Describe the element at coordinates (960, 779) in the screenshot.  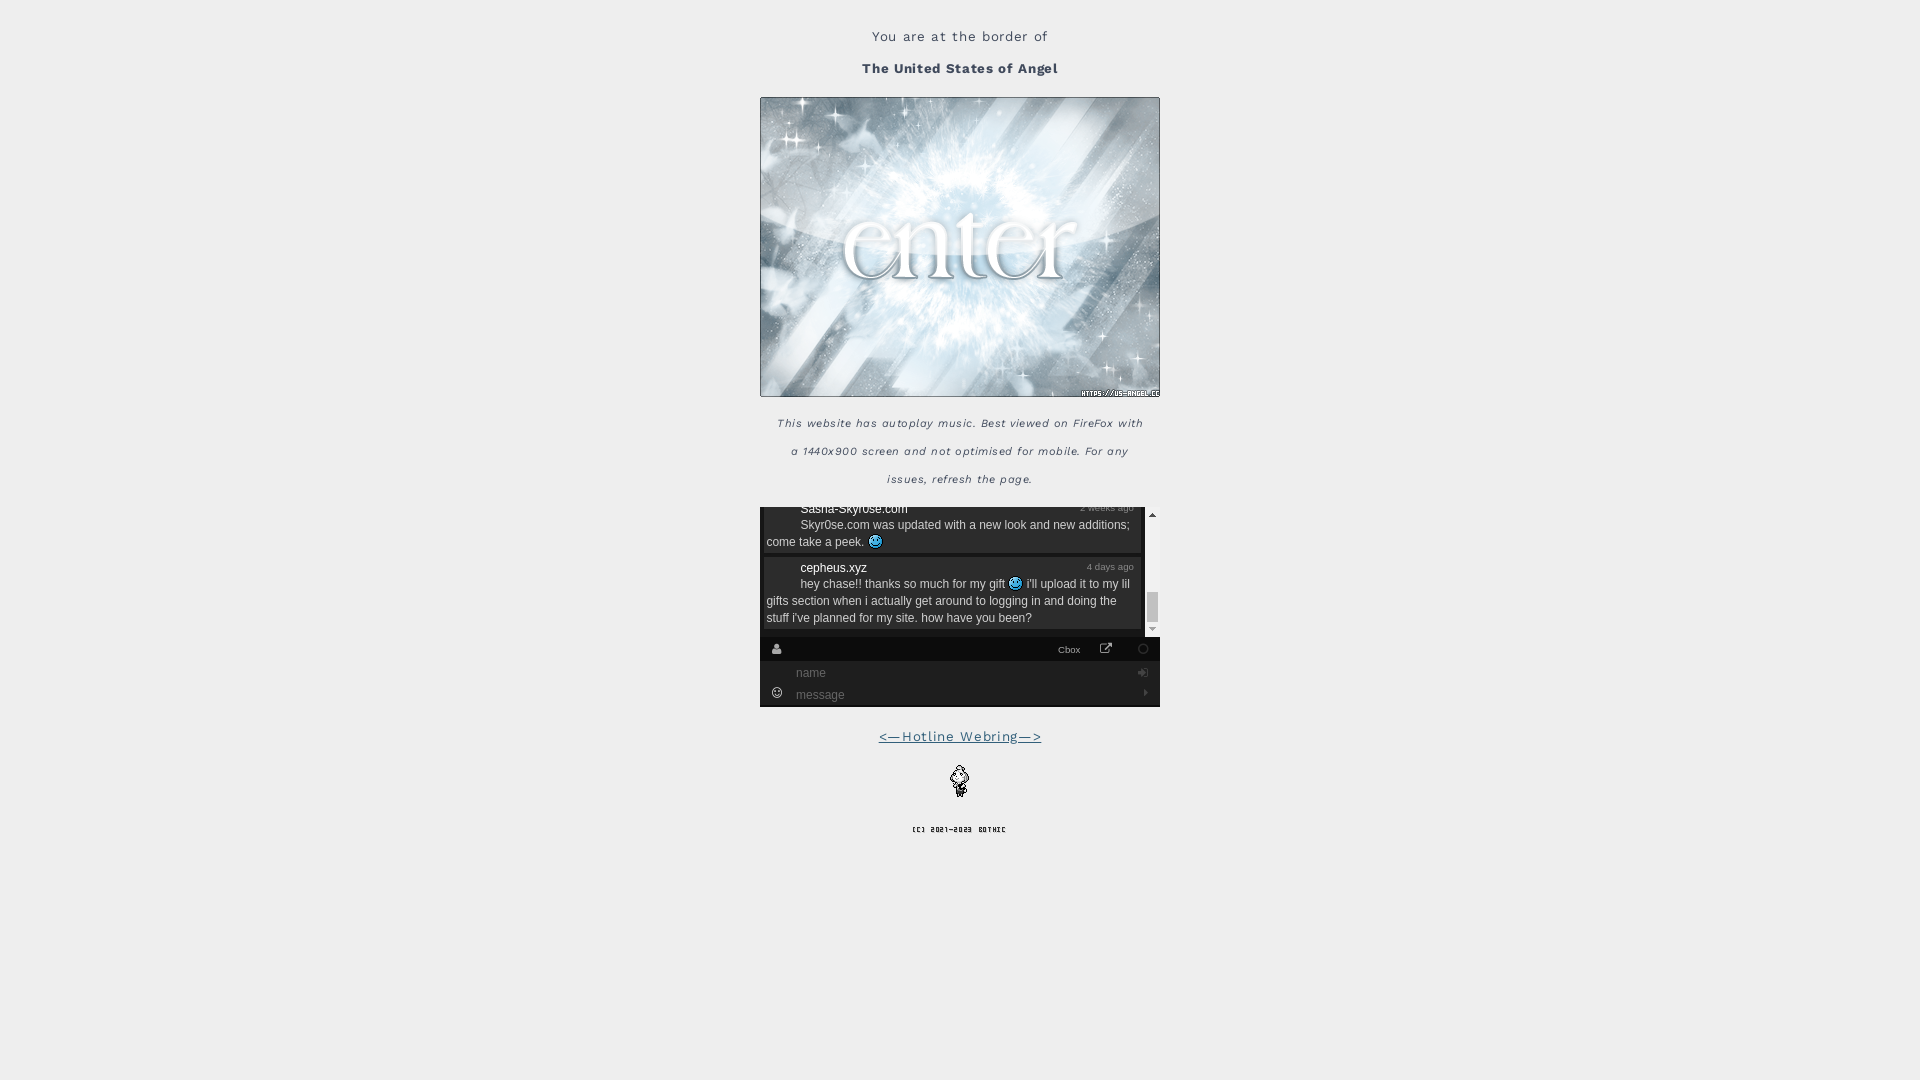
I see `'pixel friends | Isabelle'` at that location.